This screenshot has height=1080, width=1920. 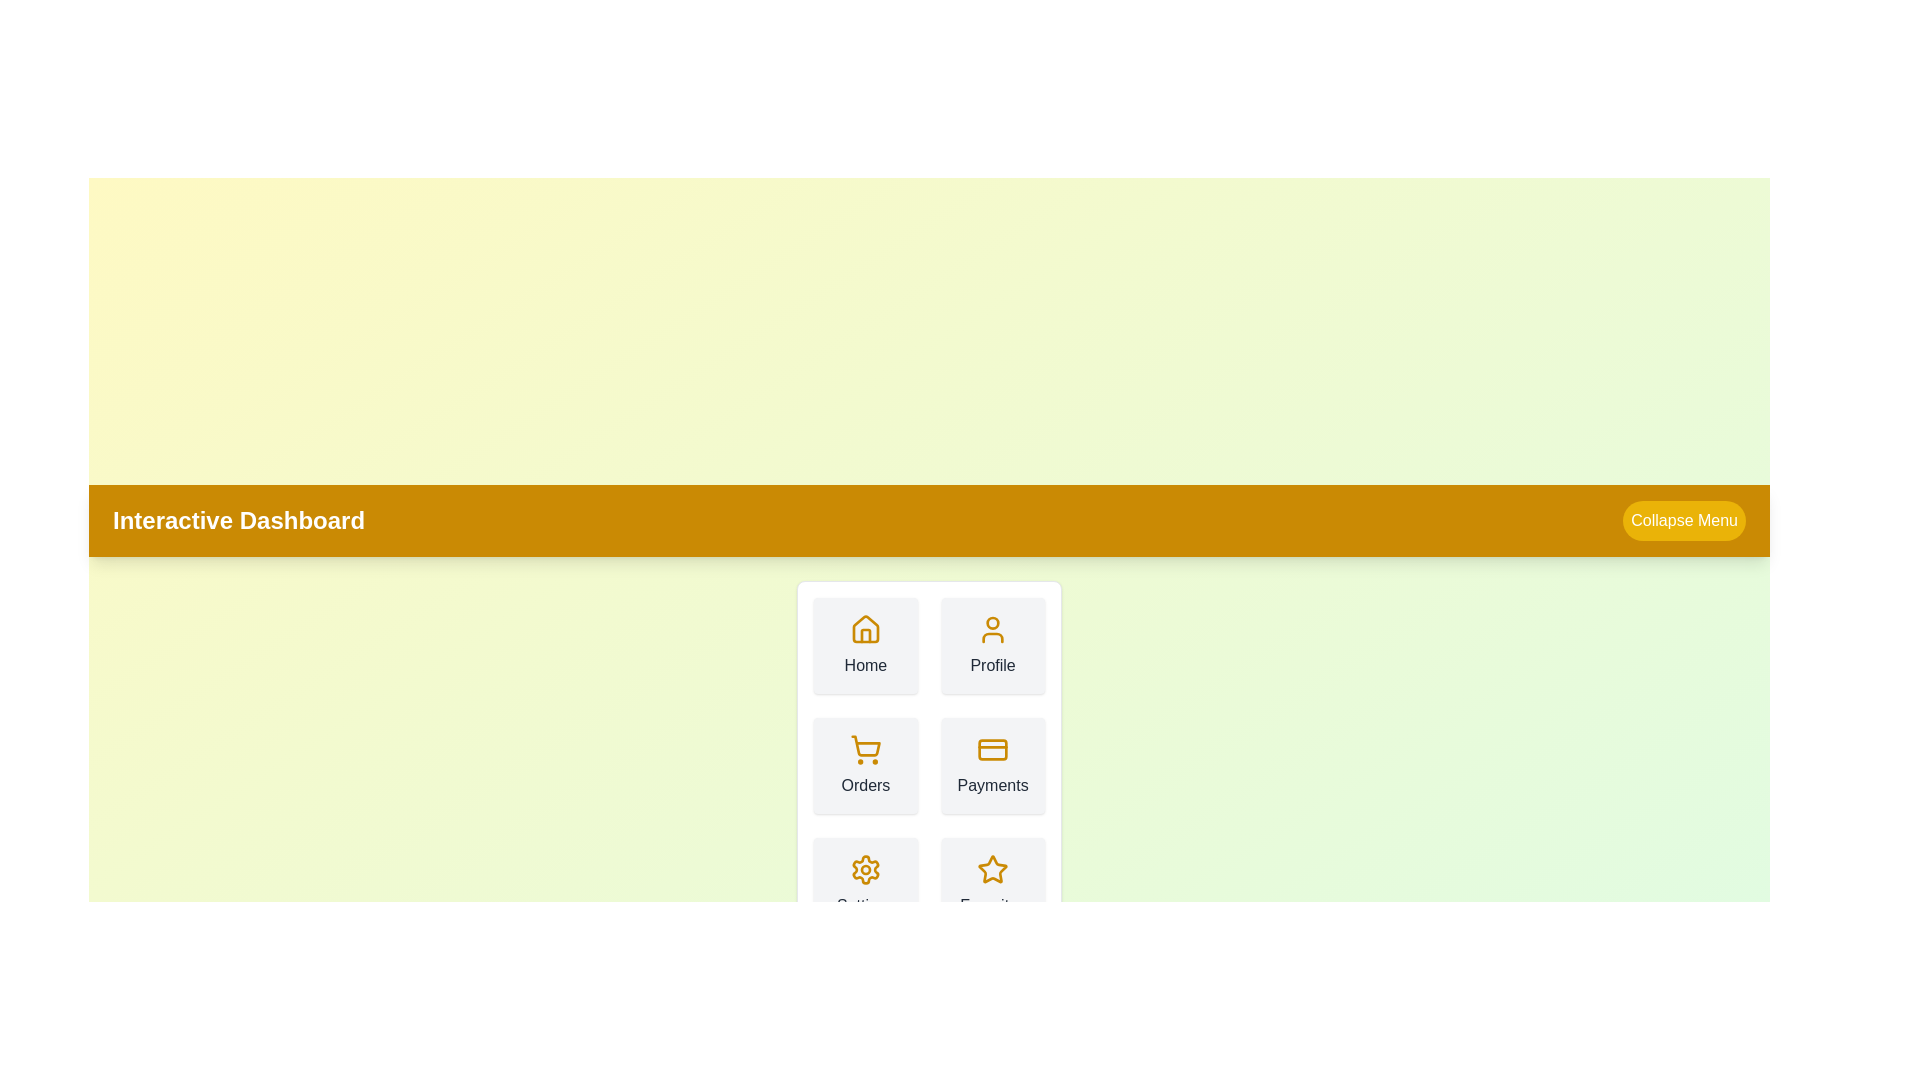 I want to click on the 'Collapse Menu' button to toggle the menu expansion, so click(x=1683, y=519).